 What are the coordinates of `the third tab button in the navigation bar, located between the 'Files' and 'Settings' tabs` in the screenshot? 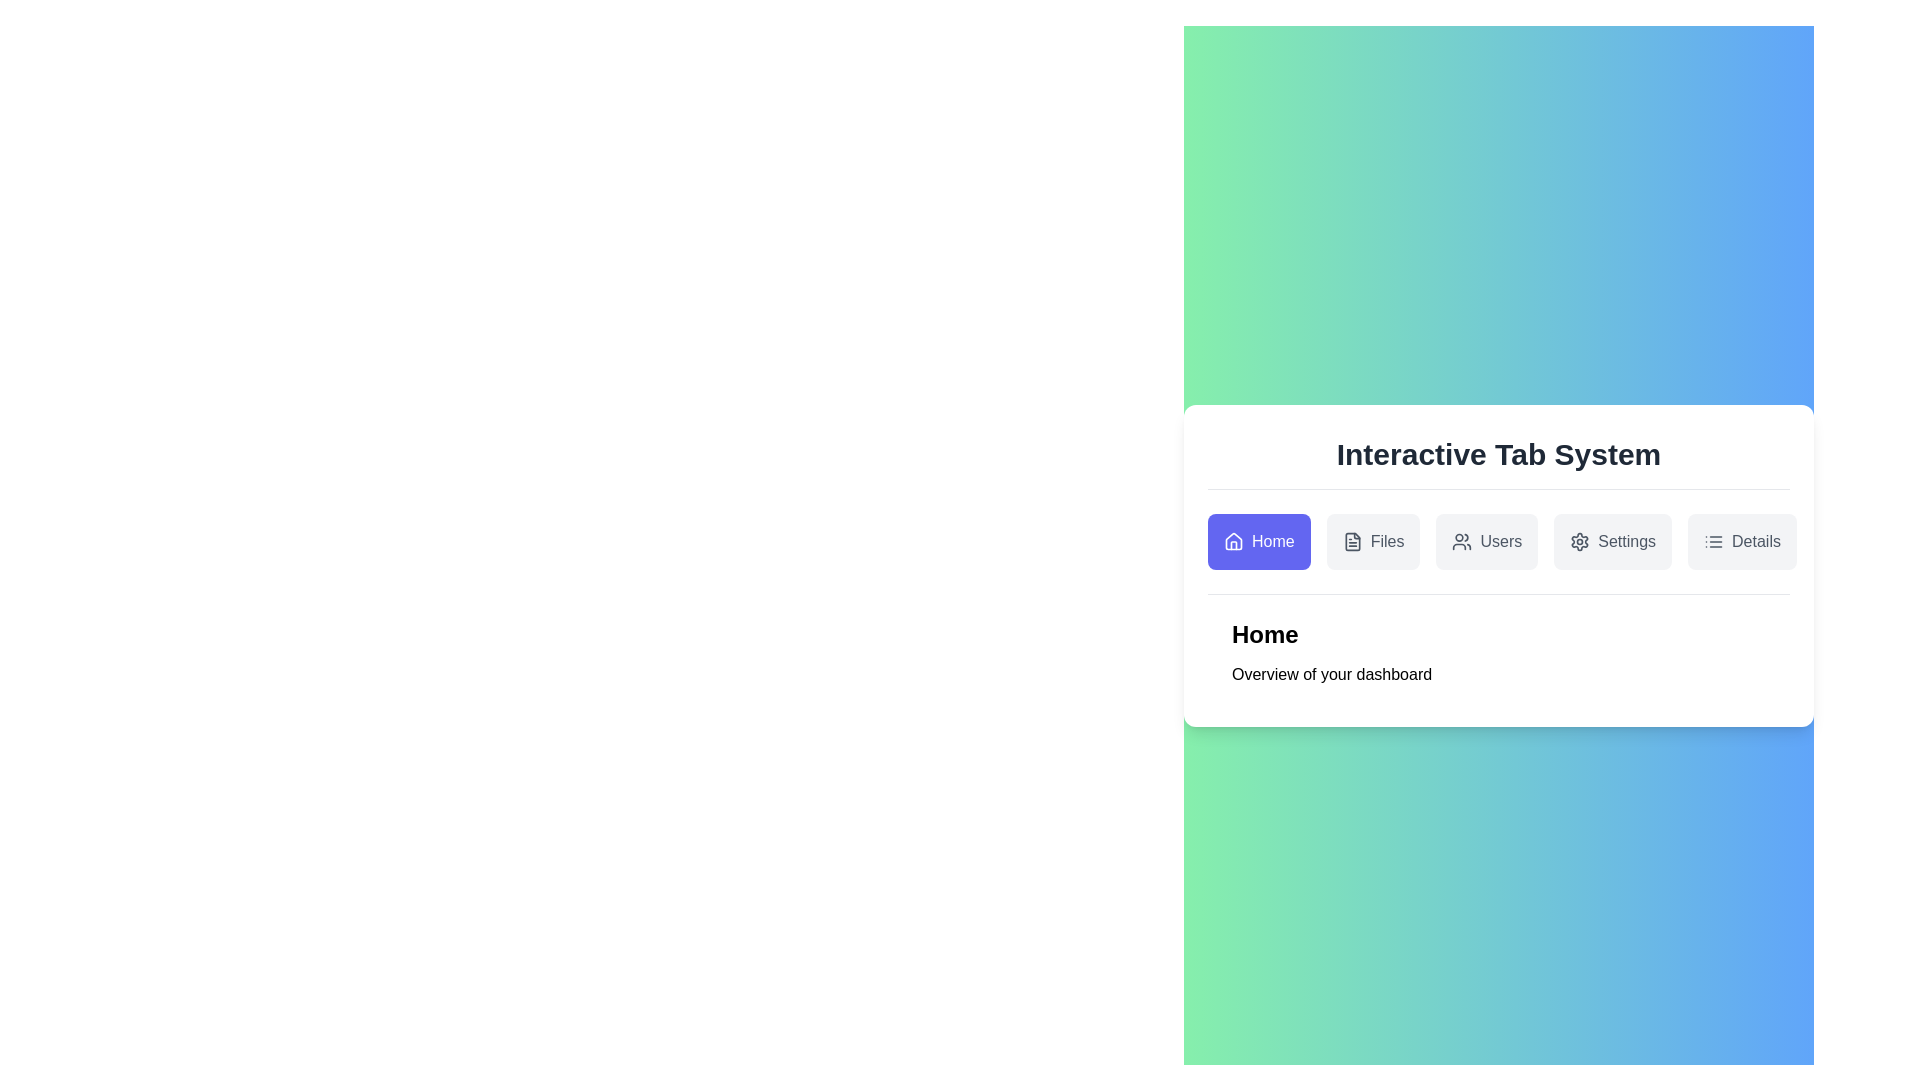 It's located at (1487, 542).